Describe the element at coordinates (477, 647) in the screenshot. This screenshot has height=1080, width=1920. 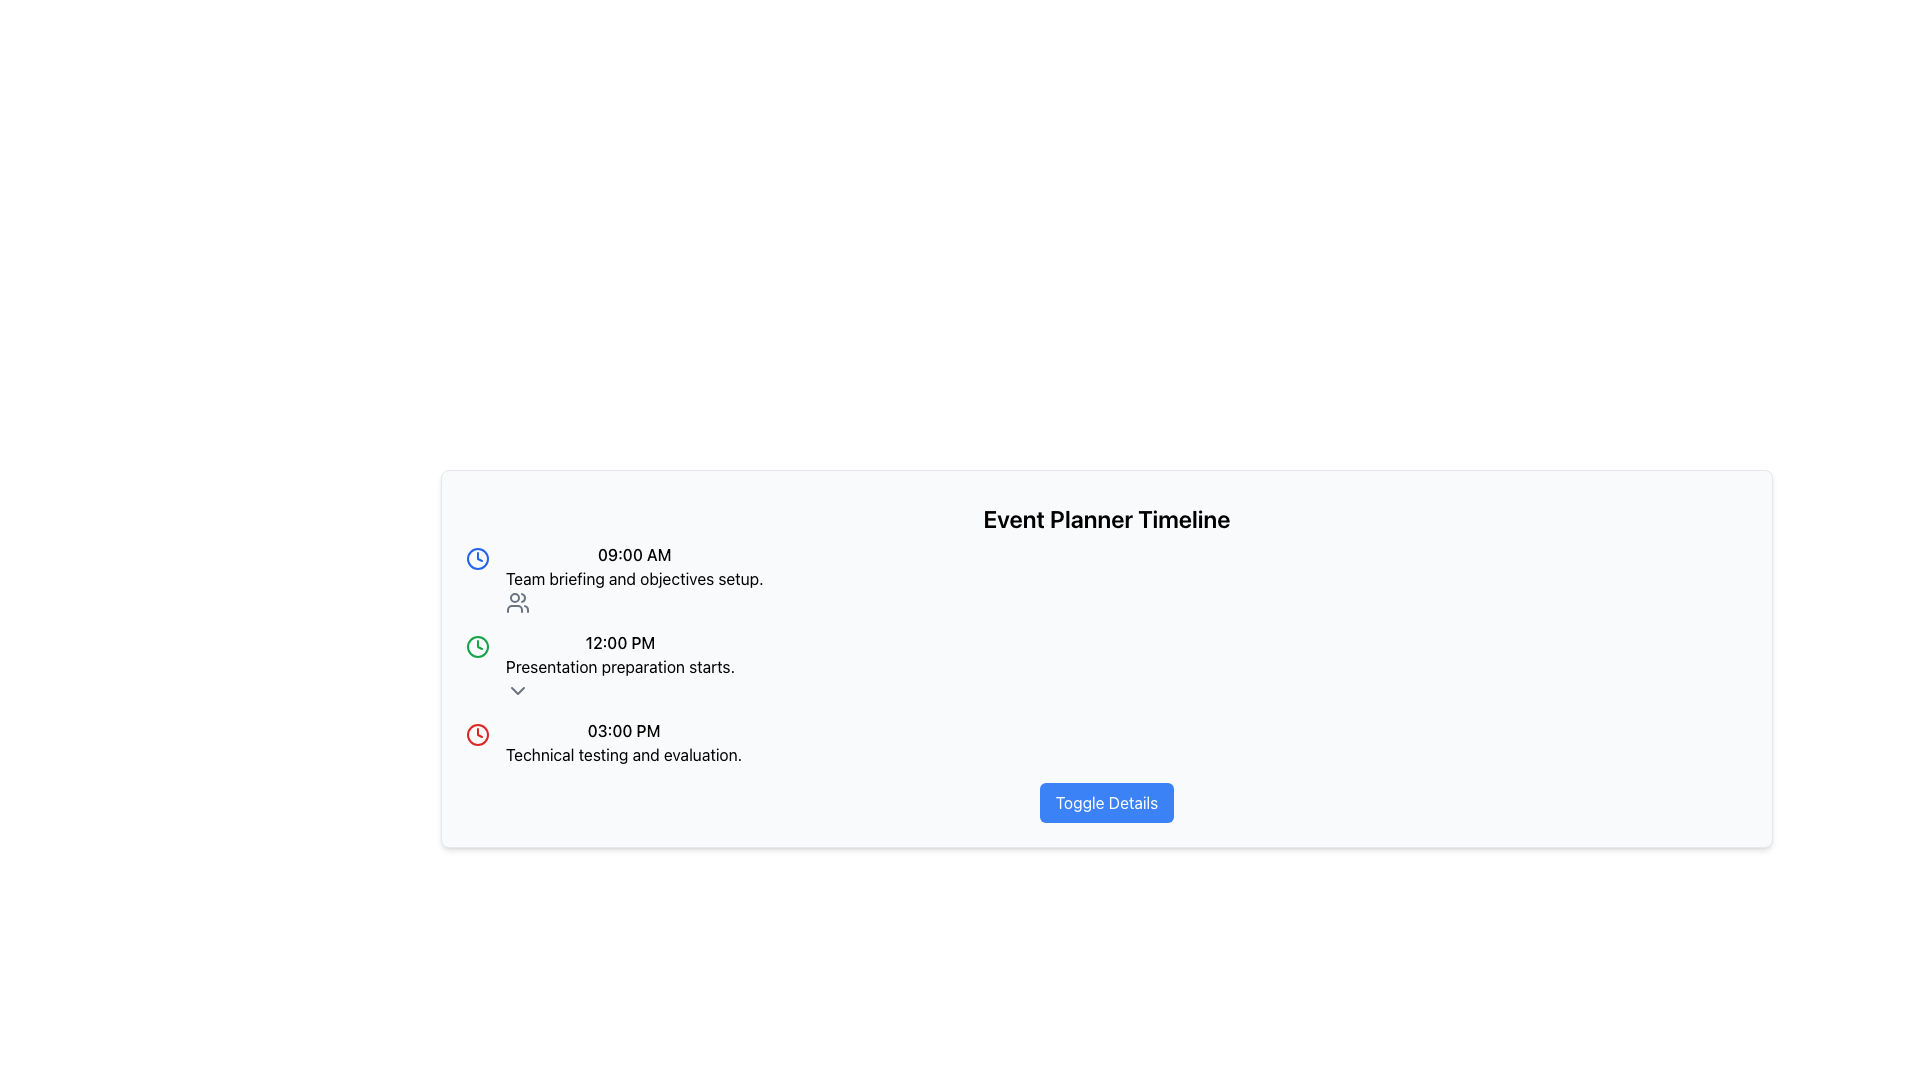
I see `the green clock icon located to the left of the '12:00 PM Presentation preparation starts.' text in the event planner timeline interface` at that location.